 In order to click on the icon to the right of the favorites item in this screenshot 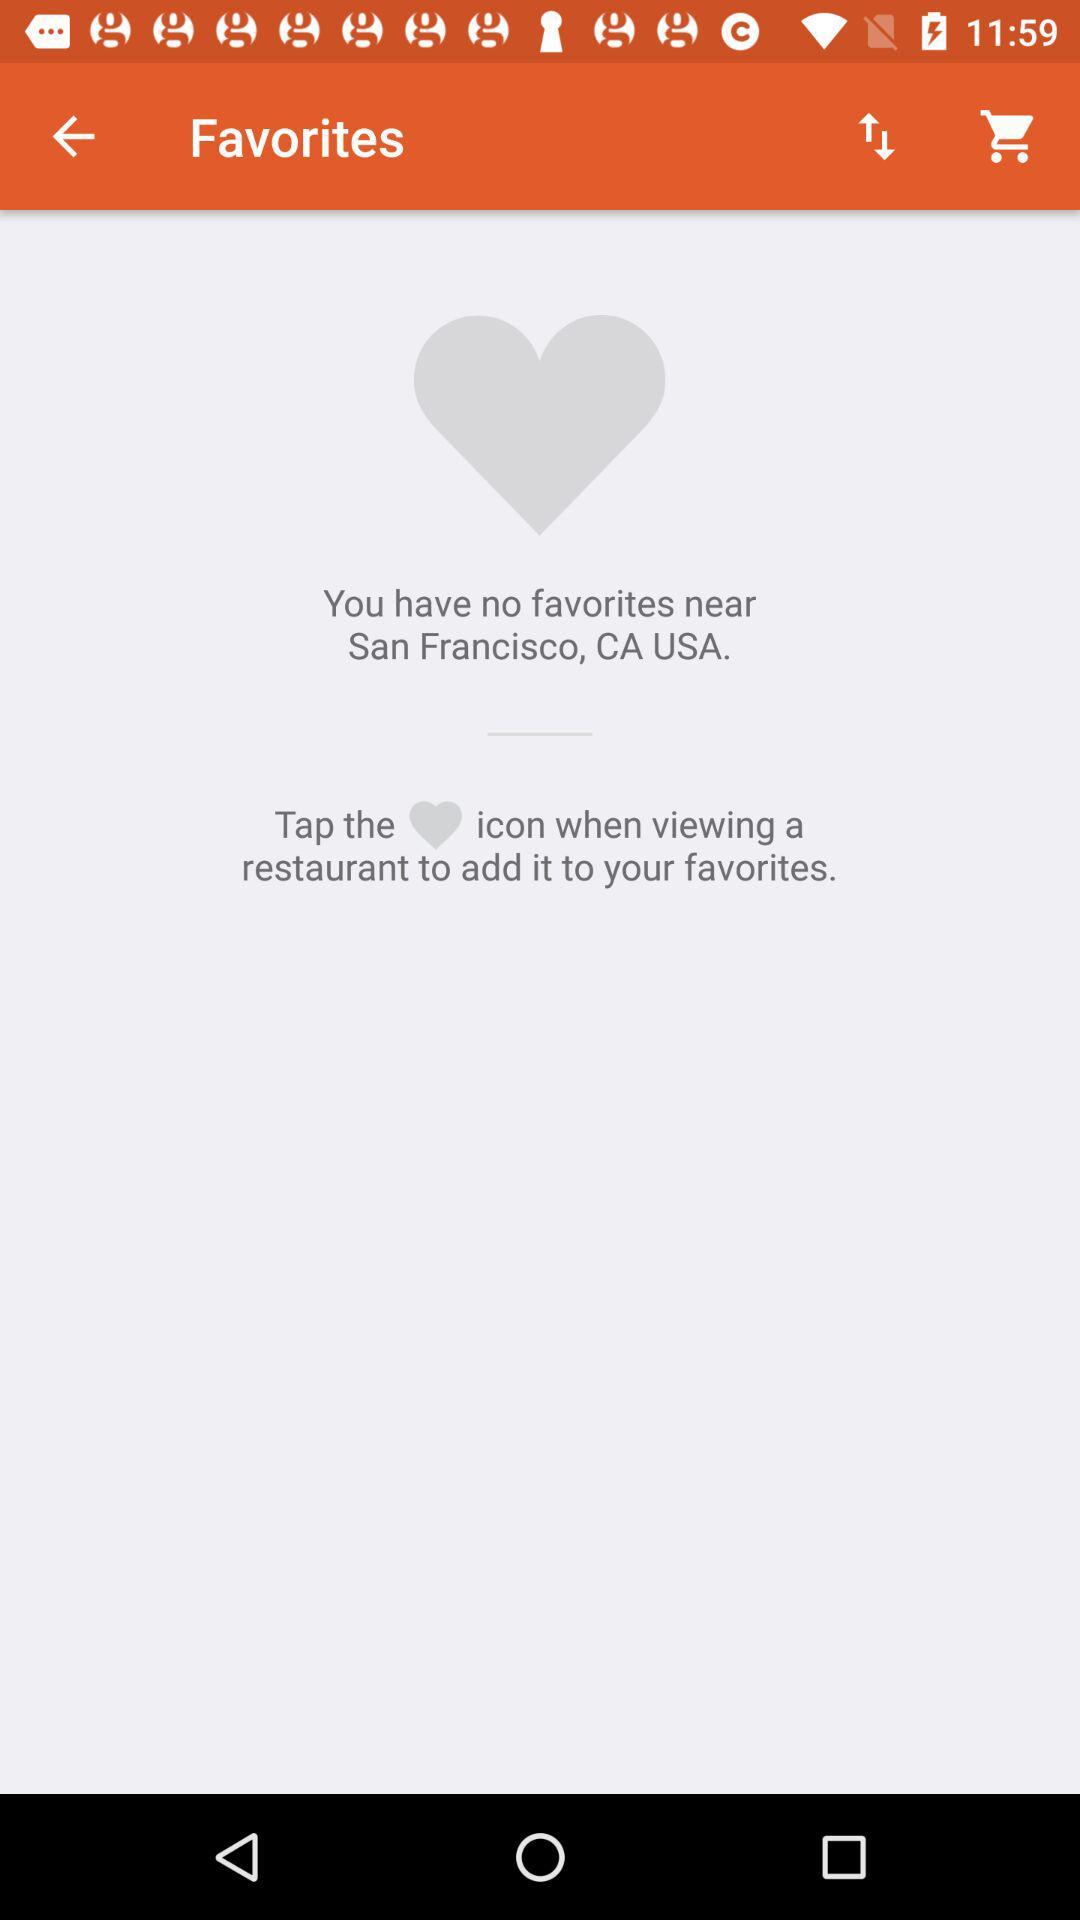, I will do `click(875, 135)`.